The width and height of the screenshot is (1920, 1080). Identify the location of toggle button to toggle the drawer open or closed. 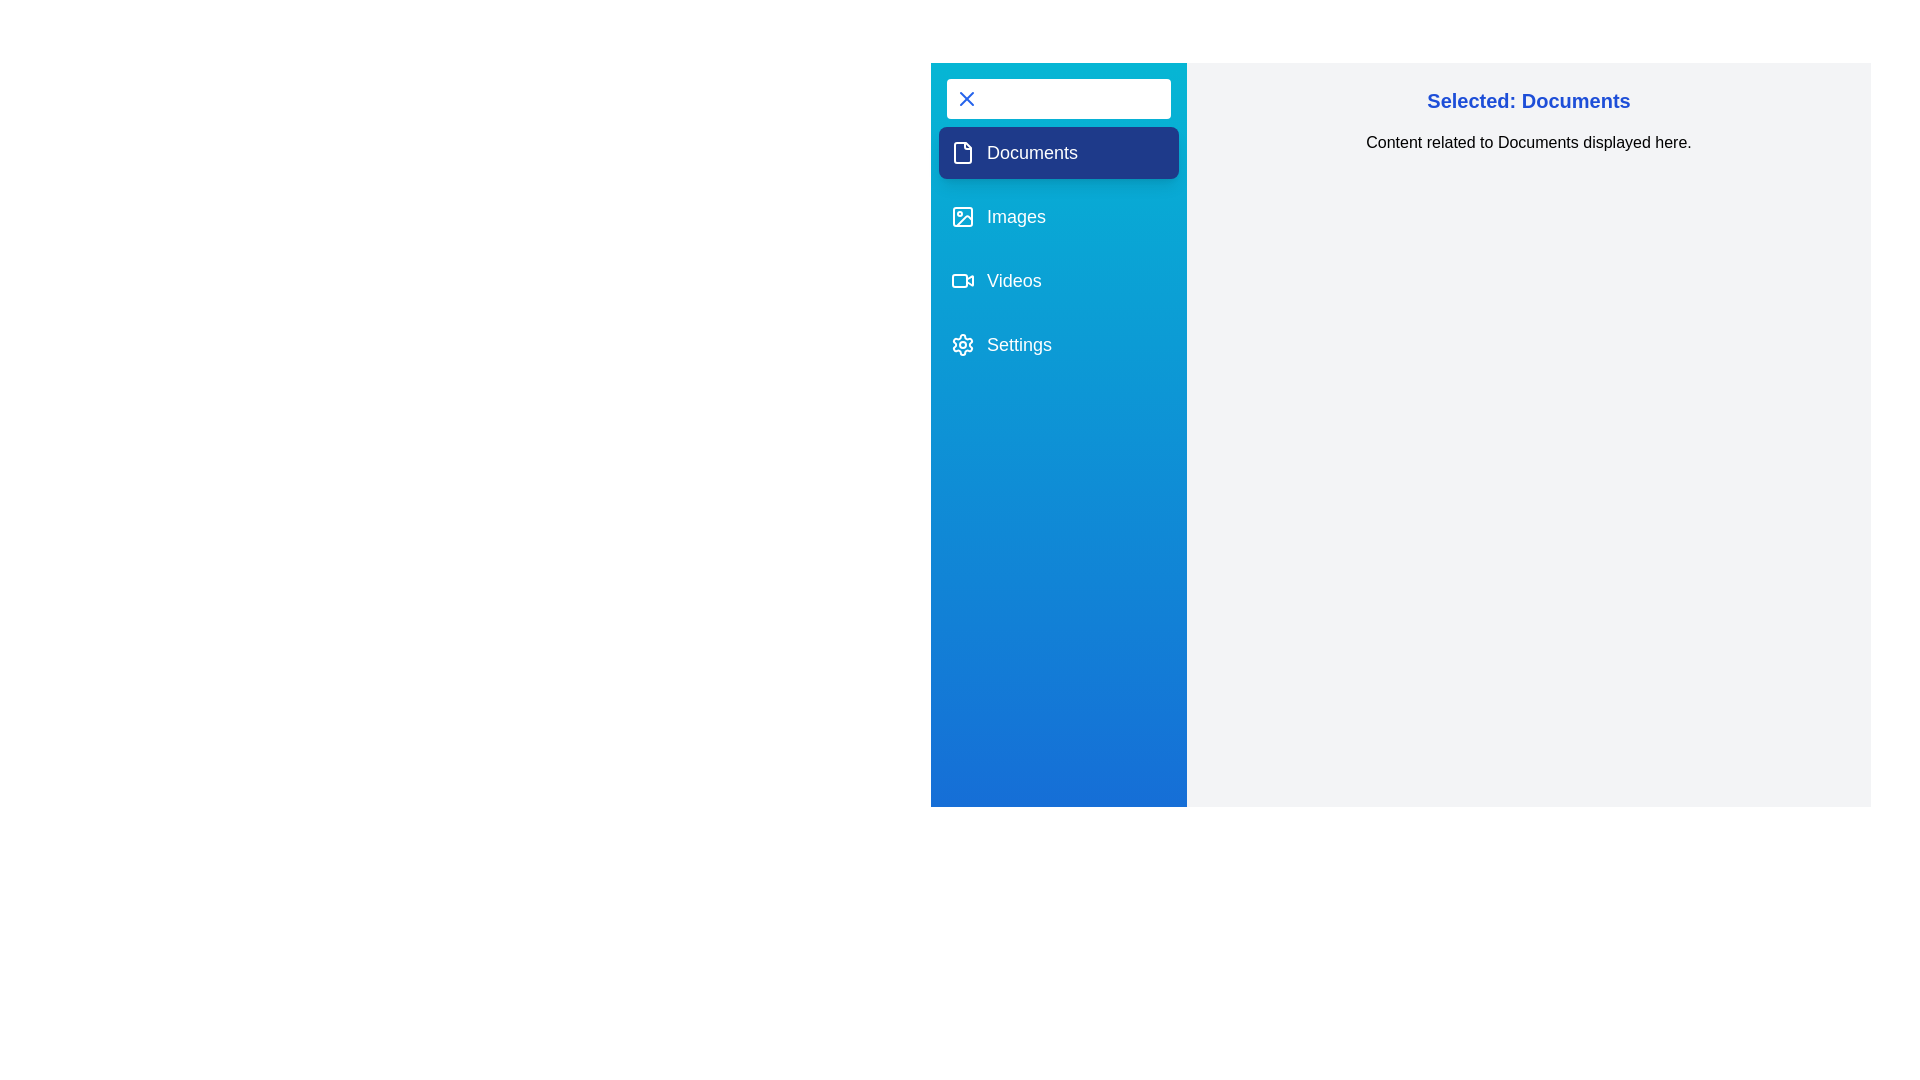
(1058, 99).